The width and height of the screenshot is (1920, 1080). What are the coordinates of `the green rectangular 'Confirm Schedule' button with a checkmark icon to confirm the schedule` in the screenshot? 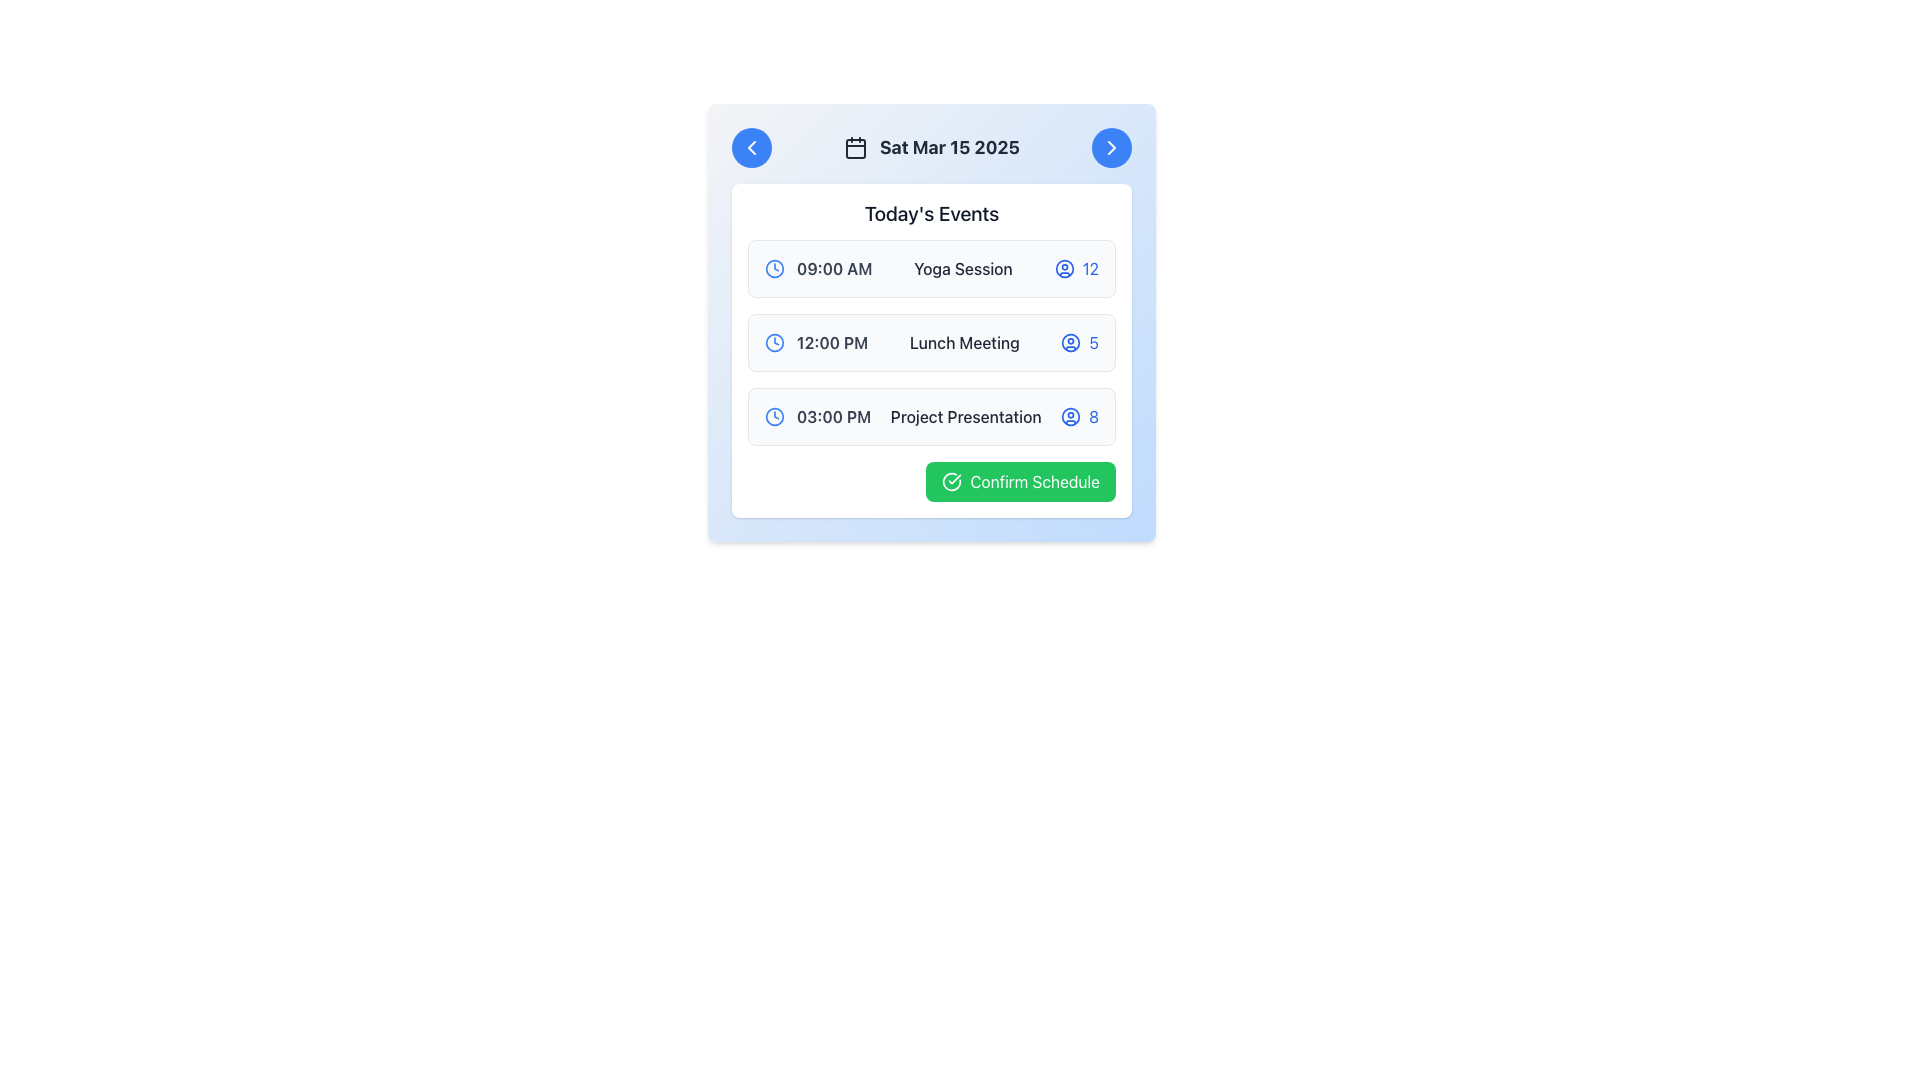 It's located at (930, 482).